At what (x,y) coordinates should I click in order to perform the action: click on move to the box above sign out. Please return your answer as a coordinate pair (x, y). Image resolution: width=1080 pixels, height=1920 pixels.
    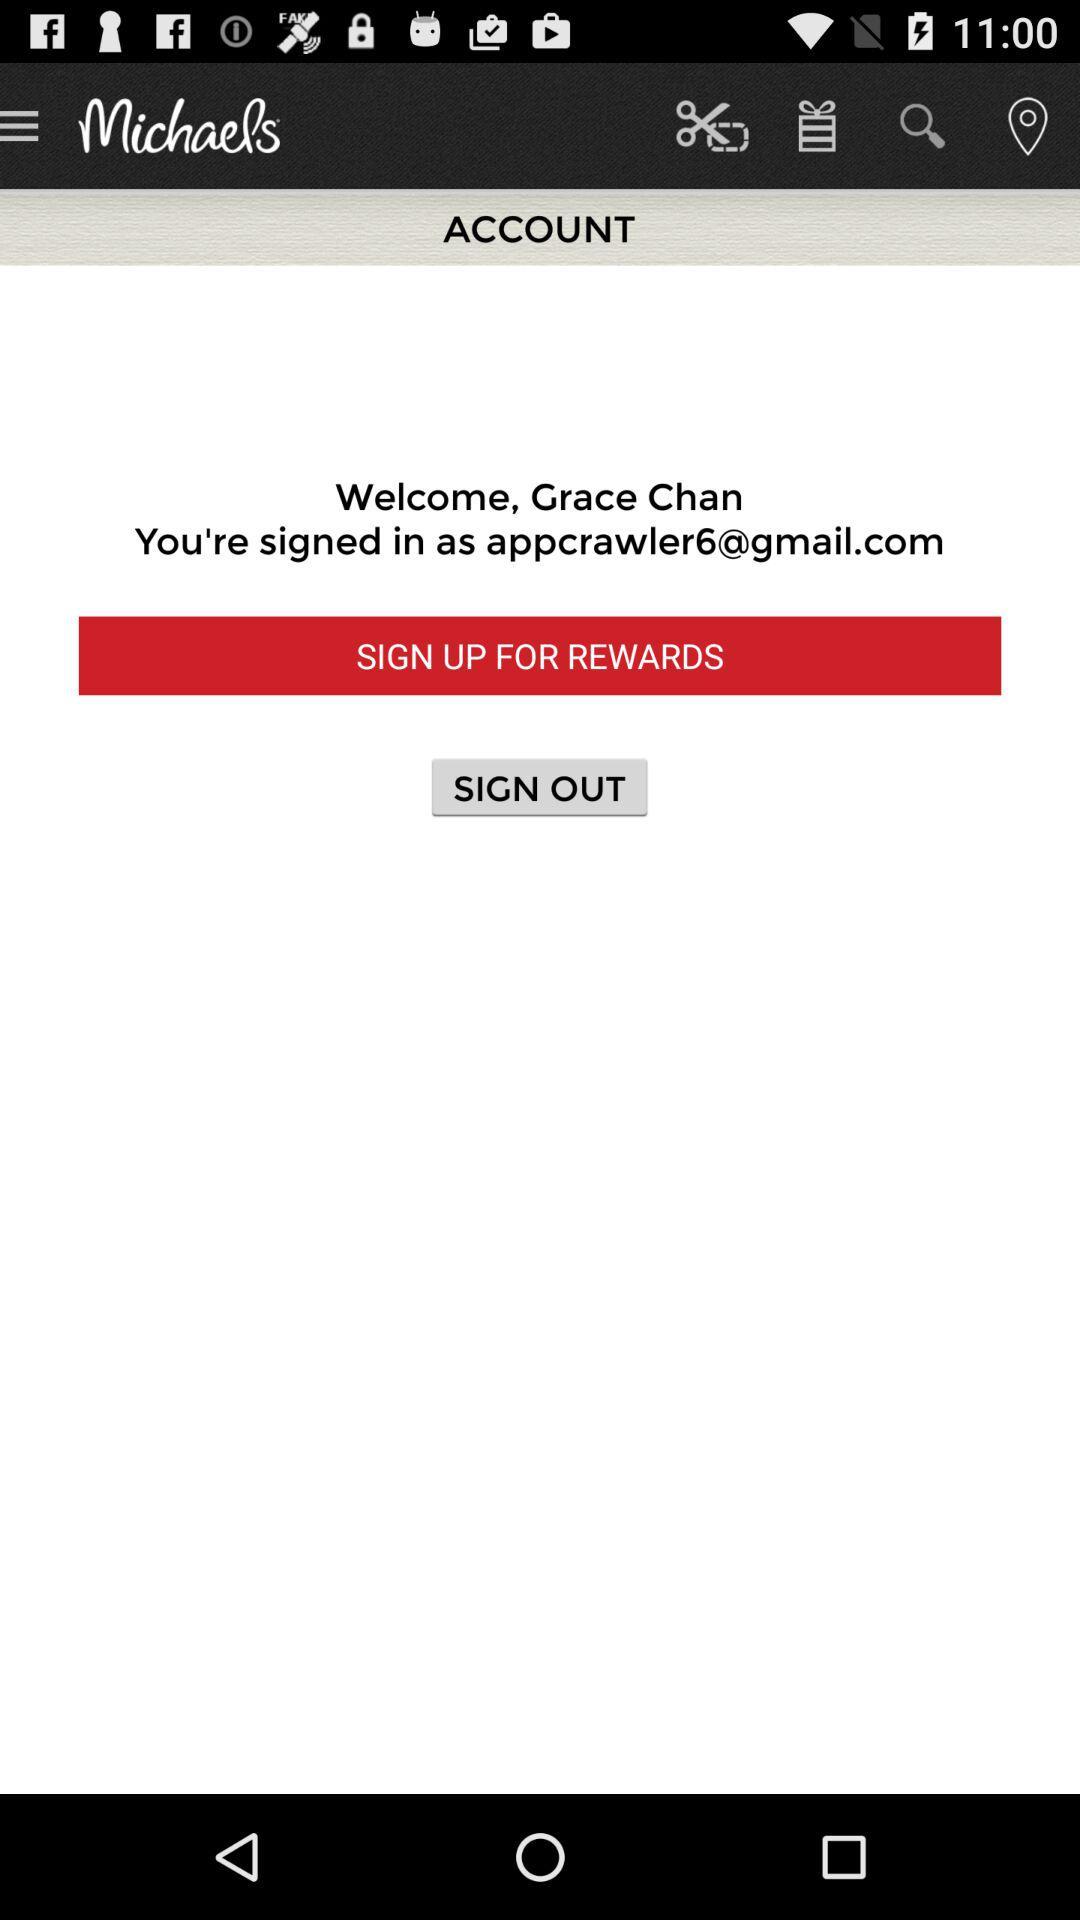
    Looking at the image, I should click on (540, 656).